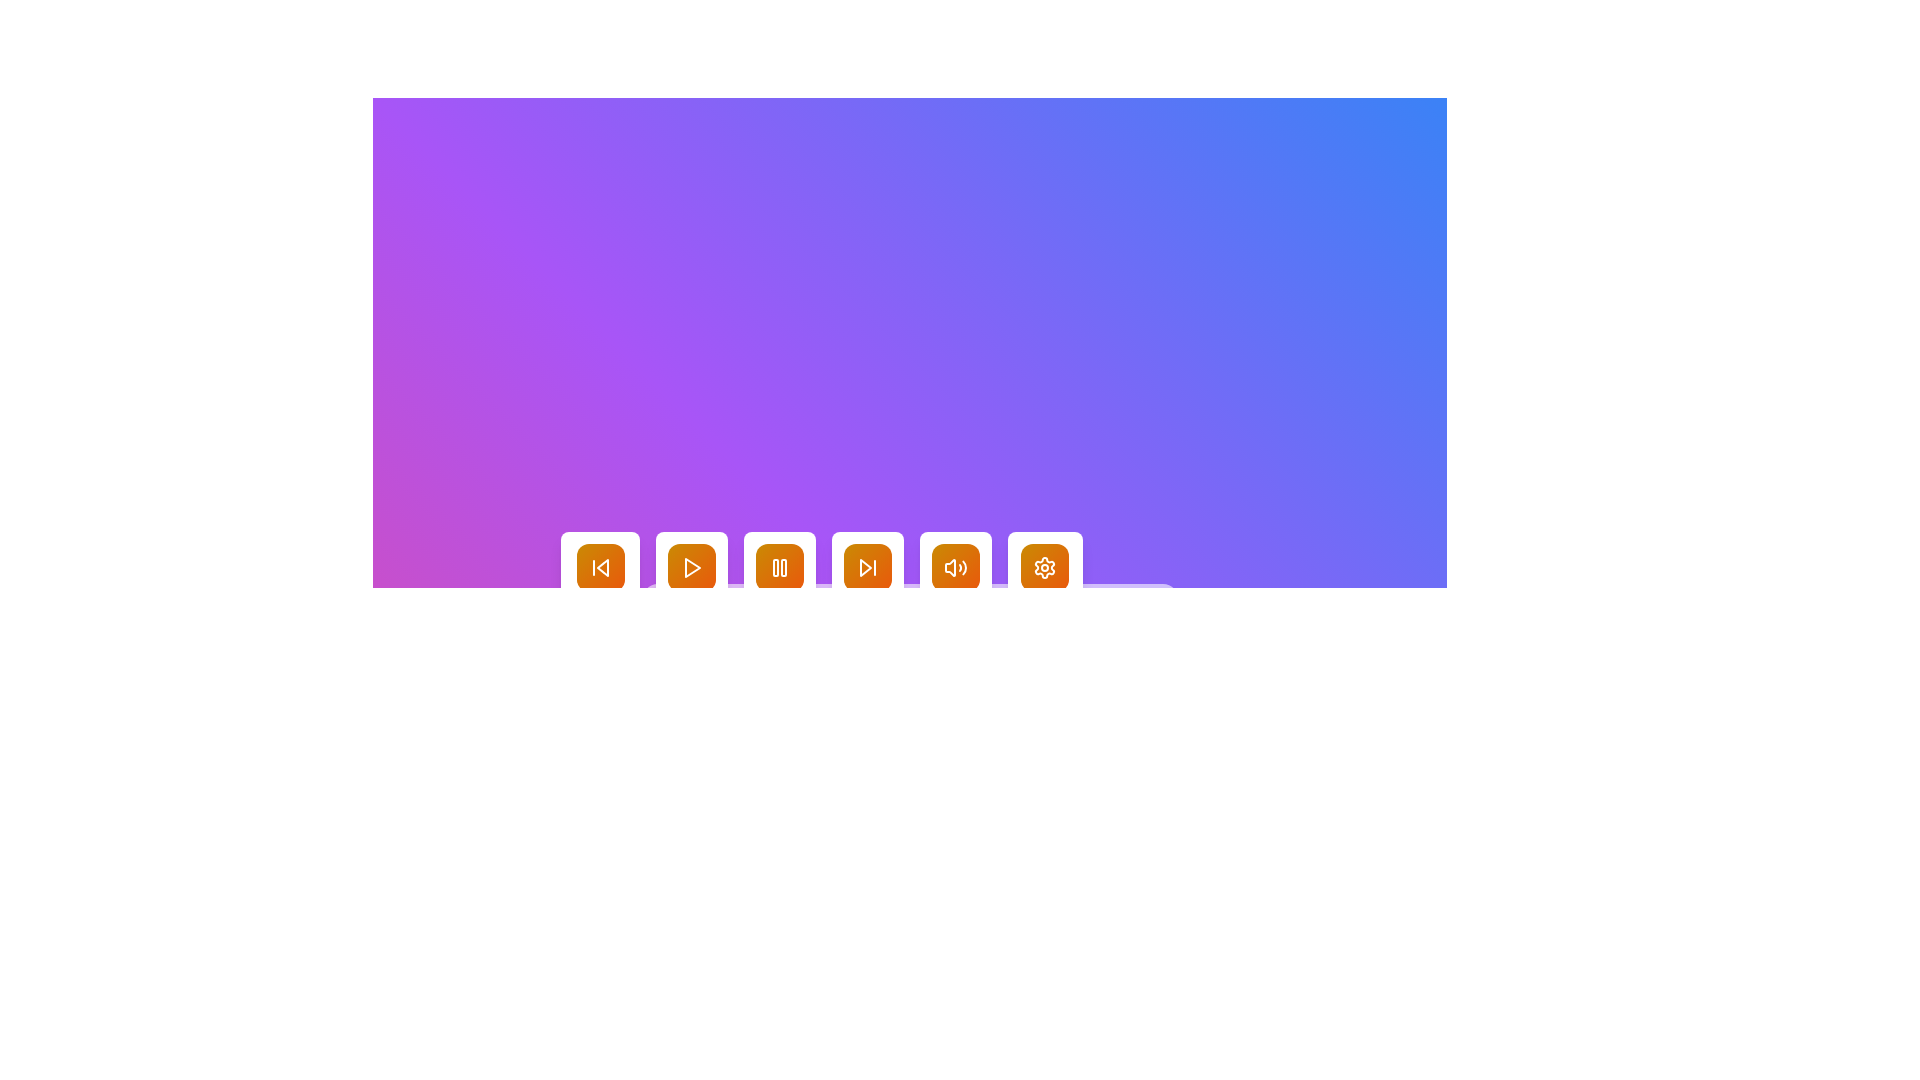 The width and height of the screenshot is (1920, 1080). I want to click on the 'Skip Back' button located centrally towards the bottom of the visible area, so click(599, 567).